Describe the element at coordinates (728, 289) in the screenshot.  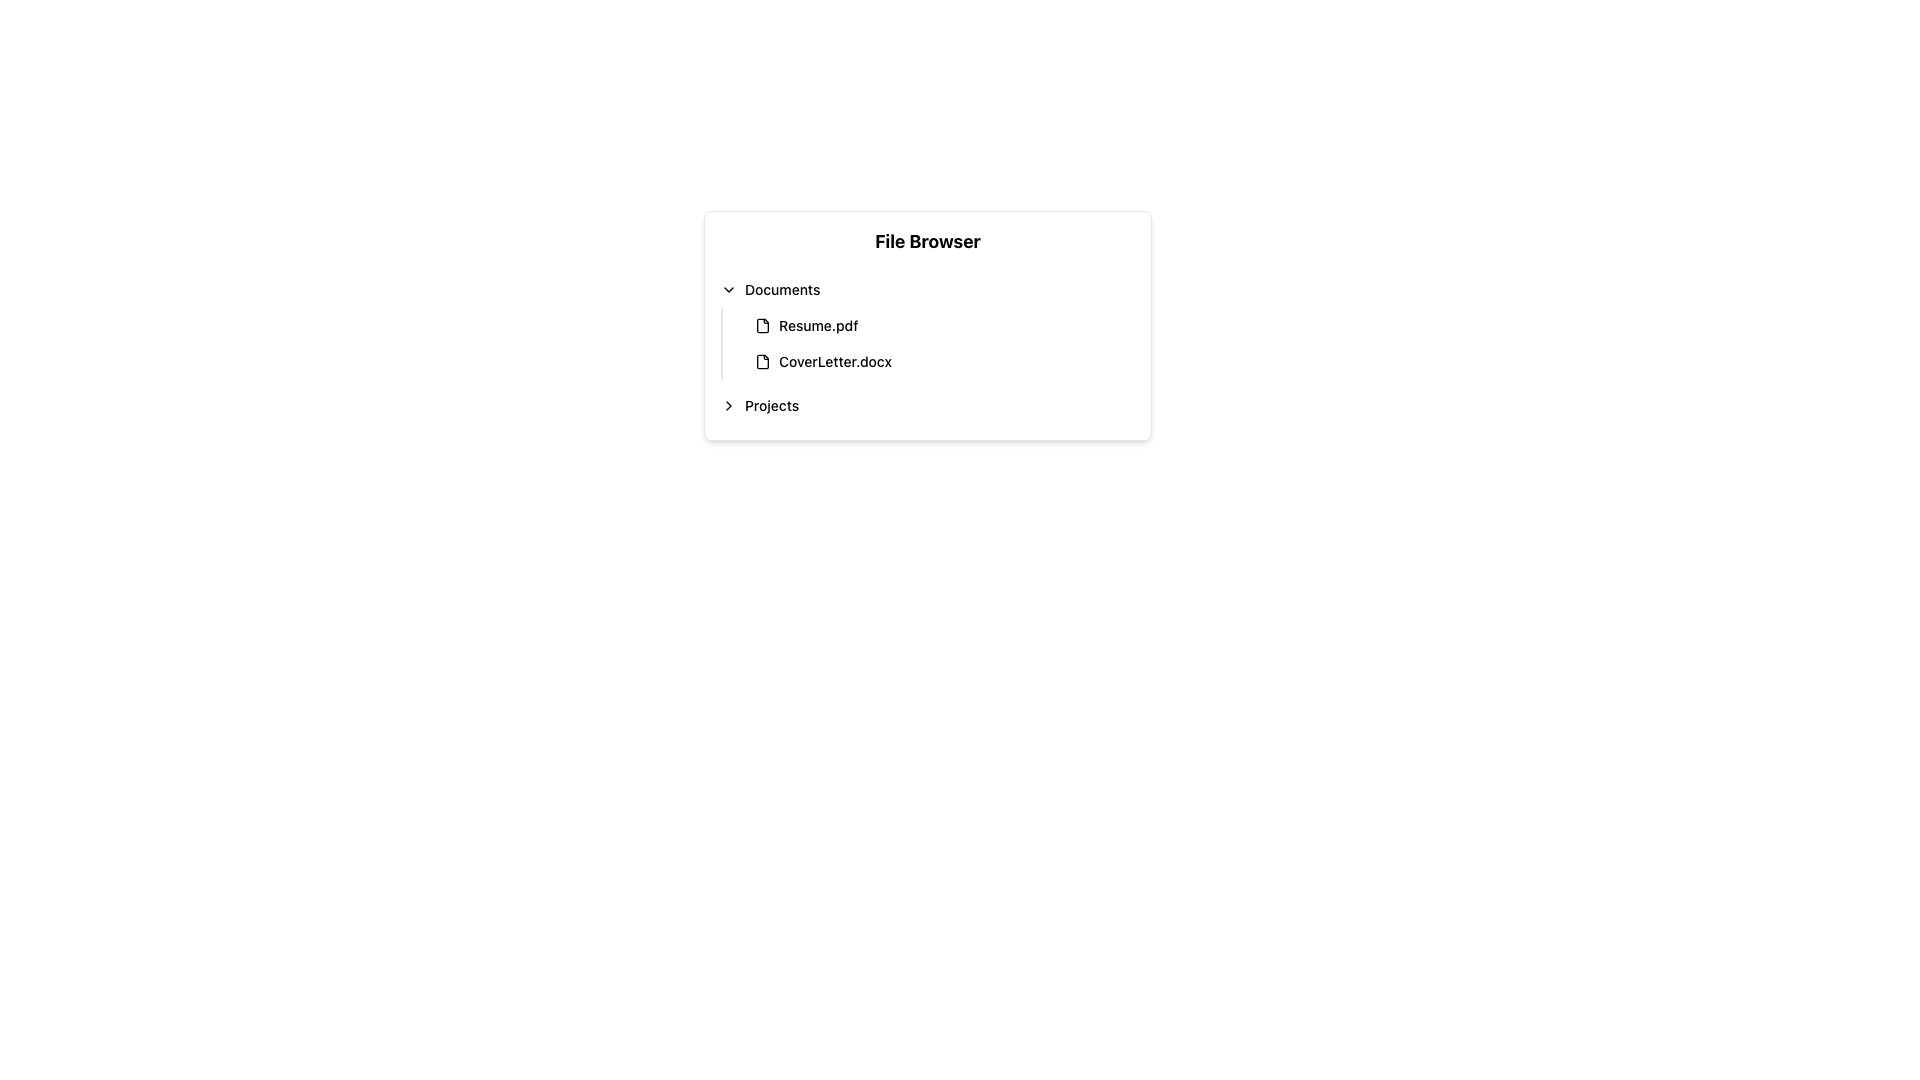
I see `the downward-pointing arrow Collapse/Expand Icon located to the left of the 'Documents' text in the 'File Browser' section to indicate its functionality` at that location.